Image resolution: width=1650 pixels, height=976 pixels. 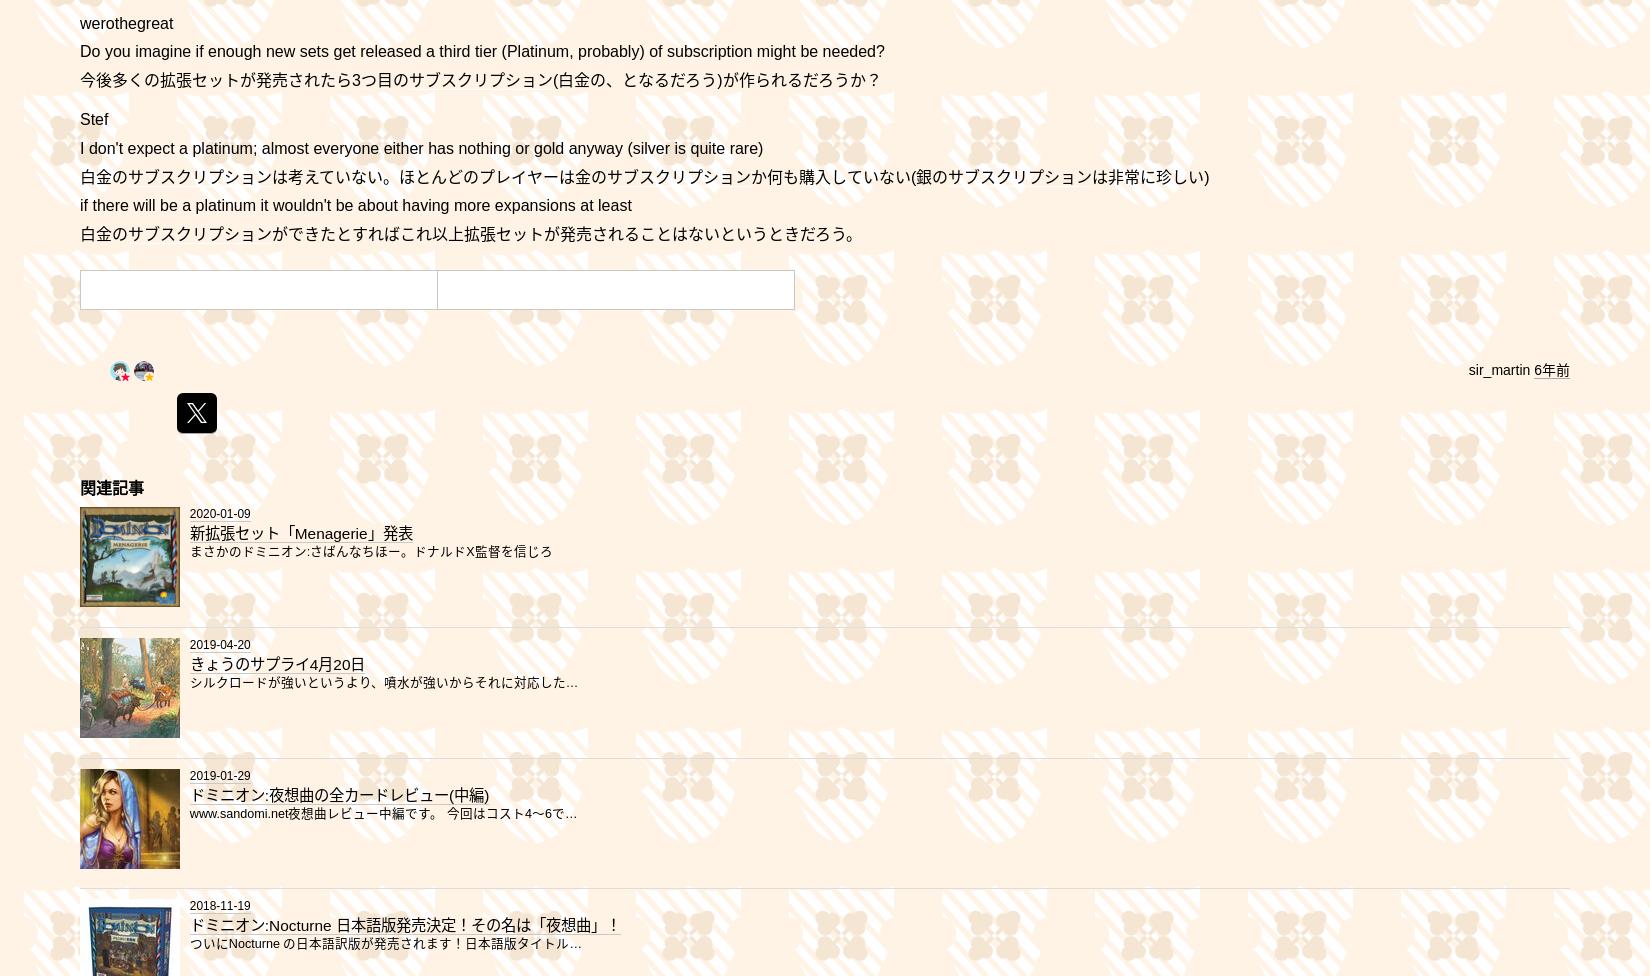 What do you see at coordinates (219, 513) in the screenshot?
I see `'2020-01-09'` at bounding box center [219, 513].